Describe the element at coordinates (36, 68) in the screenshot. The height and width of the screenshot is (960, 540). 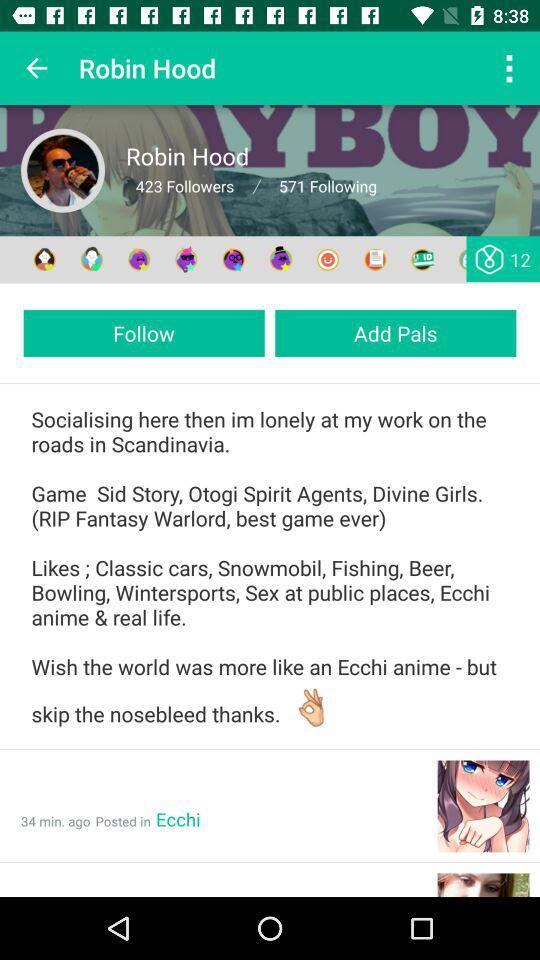
I see `icon to the left of the robin hood app` at that location.